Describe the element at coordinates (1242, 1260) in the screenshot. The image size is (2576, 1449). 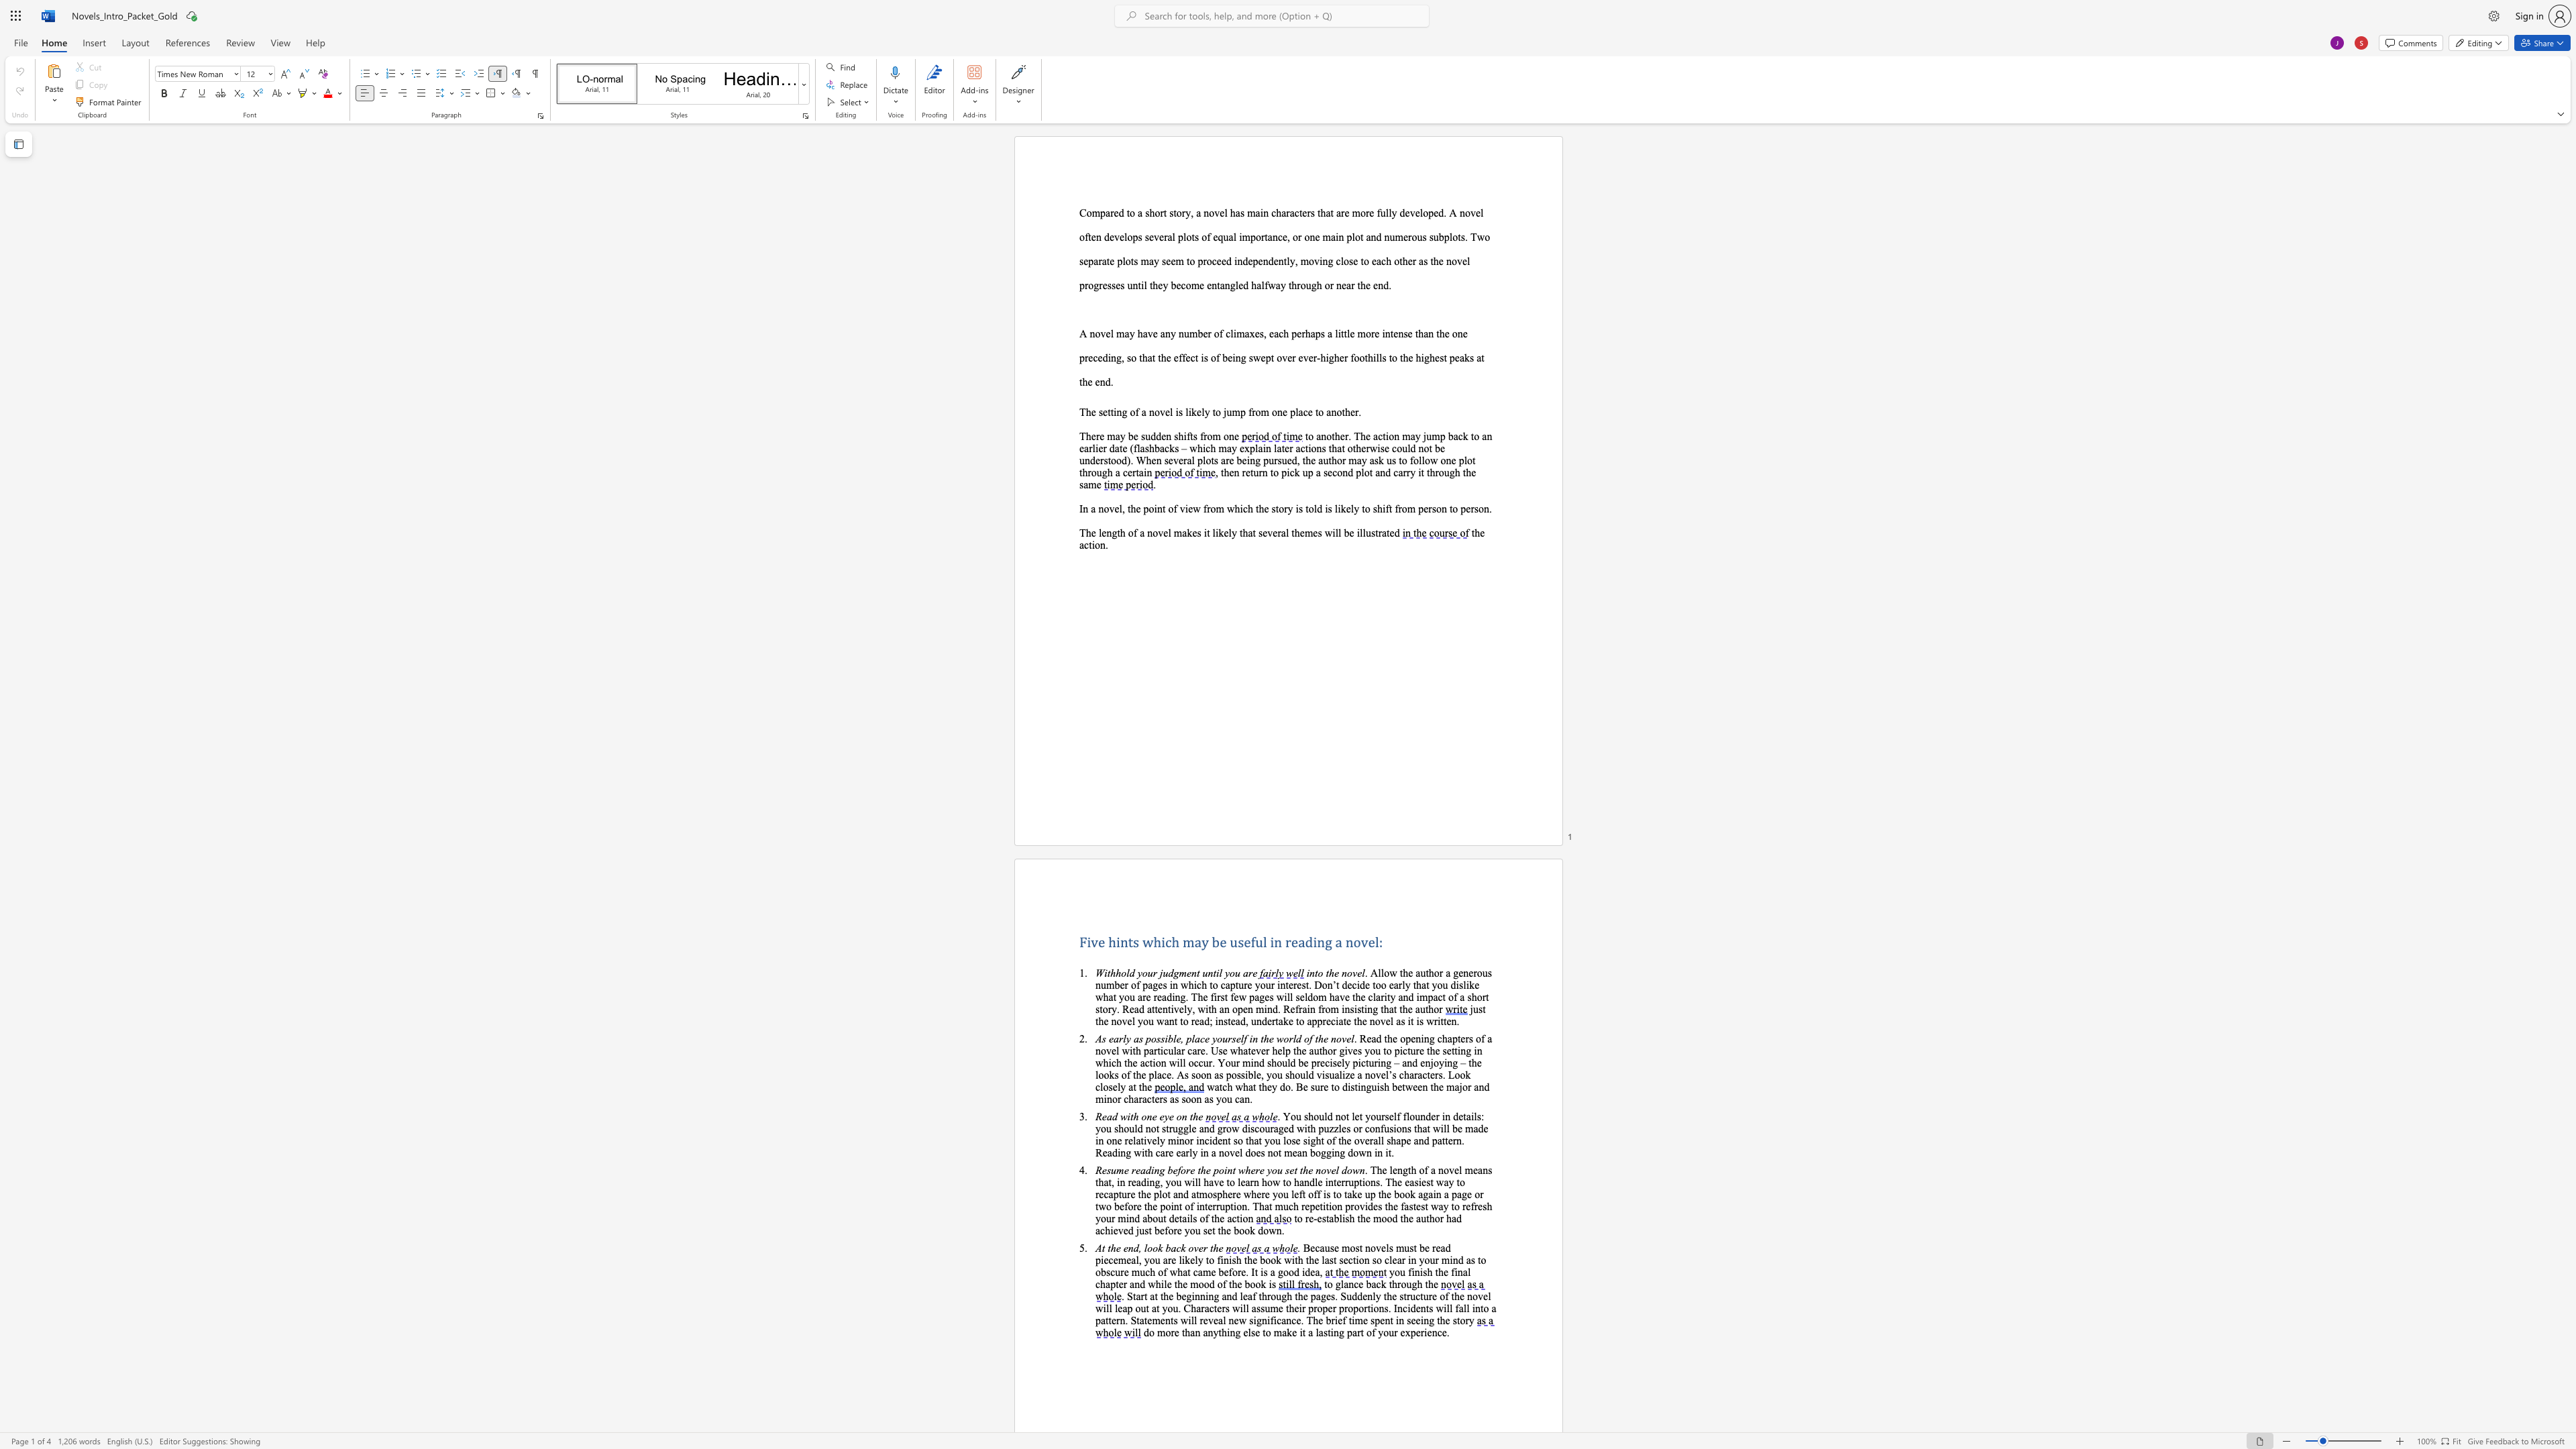
I see `the subset text "the book with the last section so clear in your mind as to ob" within the text "Because most novels must be read piecemeal, you are likely to finish the book with the last section so clear in your mind as to obscure much of what came before. It is"` at that location.